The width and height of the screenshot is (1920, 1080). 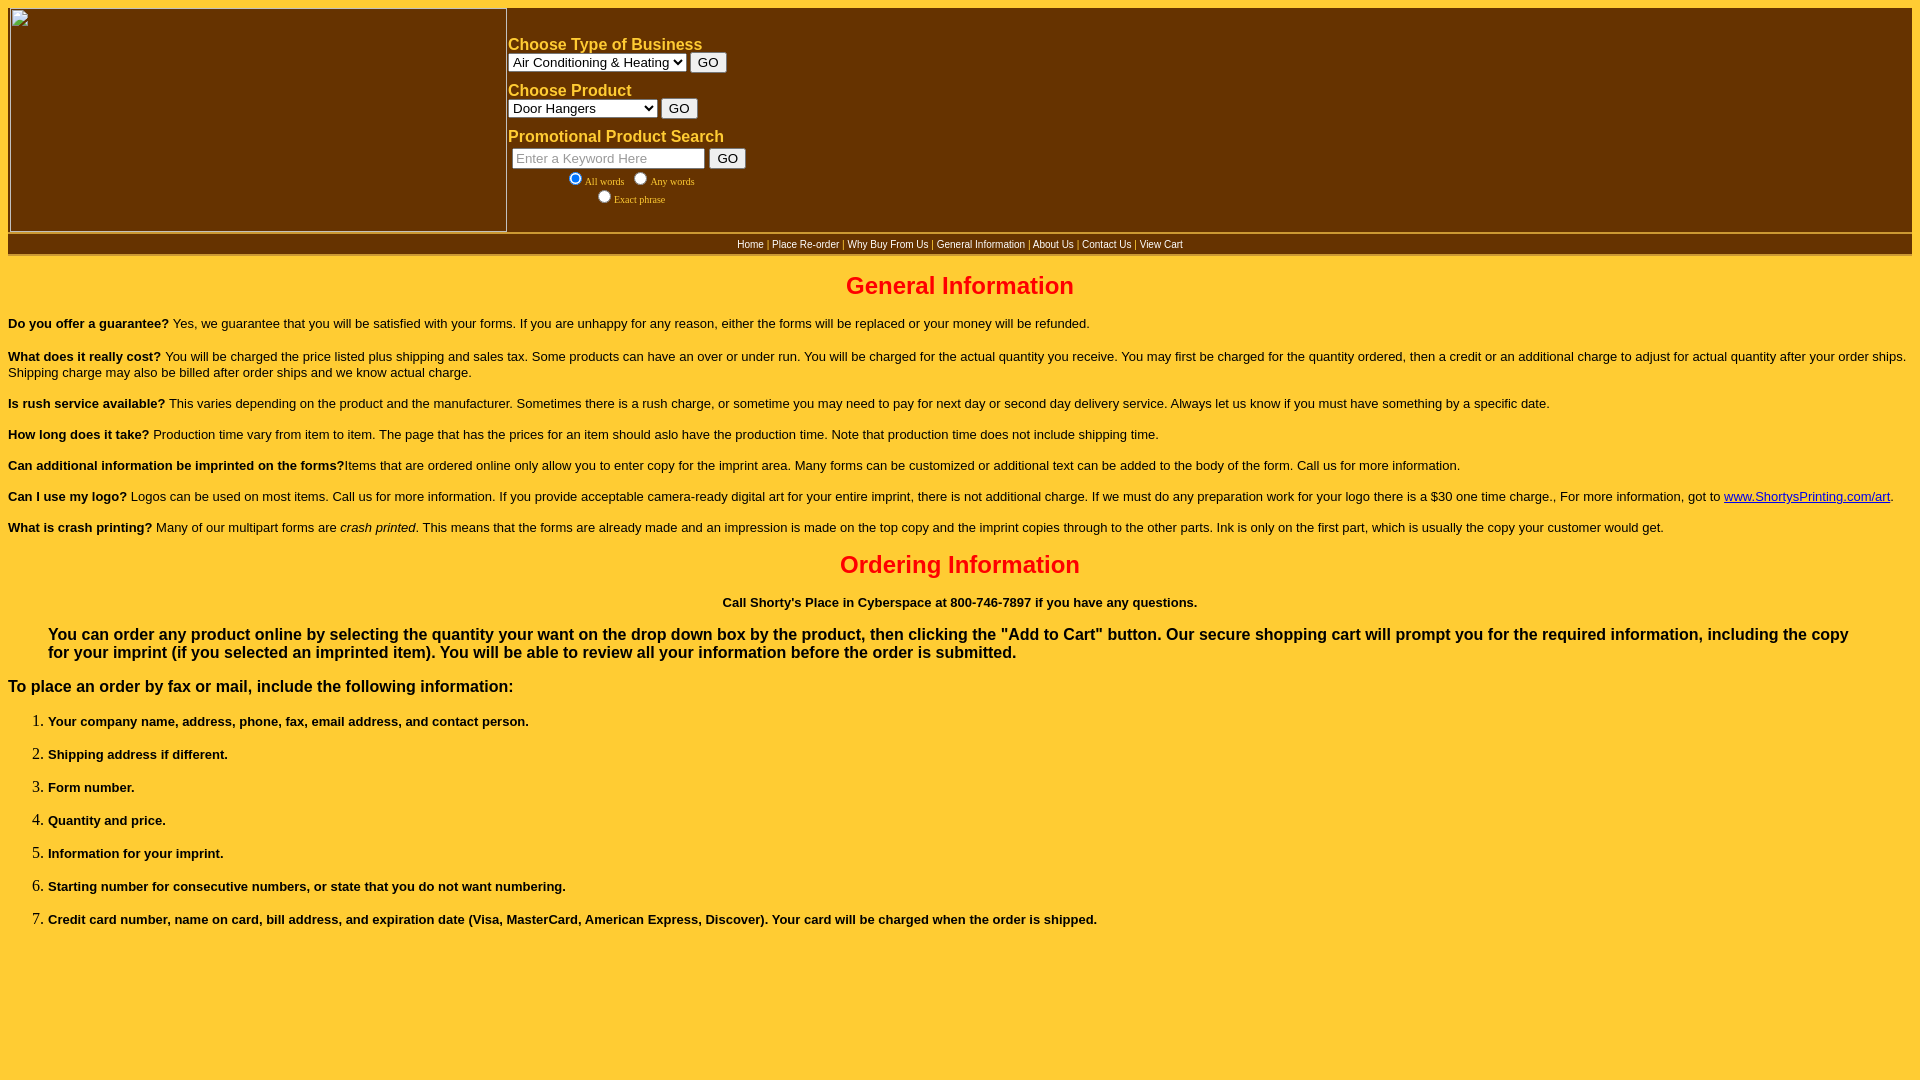 What do you see at coordinates (708, 61) in the screenshot?
I see `'GO'` at bounding box center [708, 61].